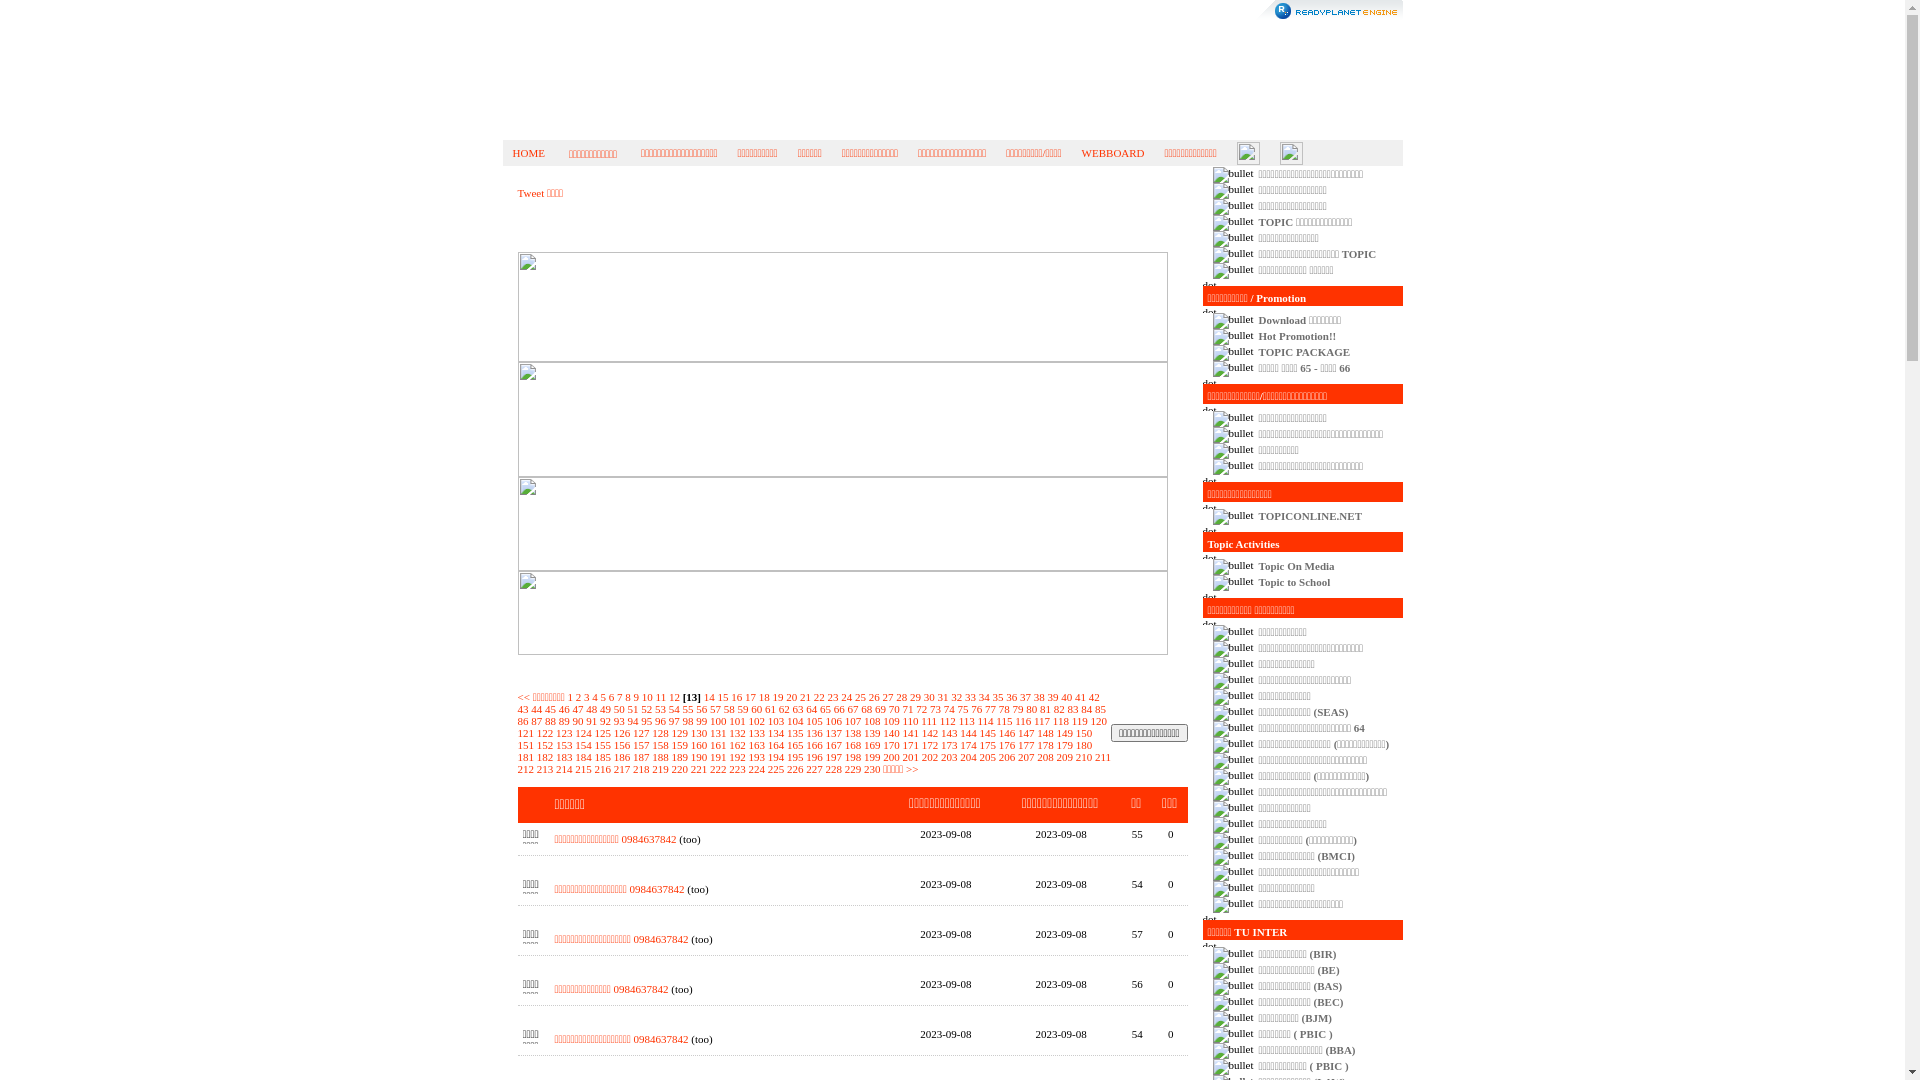 This screenshot has height=1080, width=1920. What do you see at coordinates (536, 721) in the screenshot?
I see `'87'` at bounding box center [536, 721].